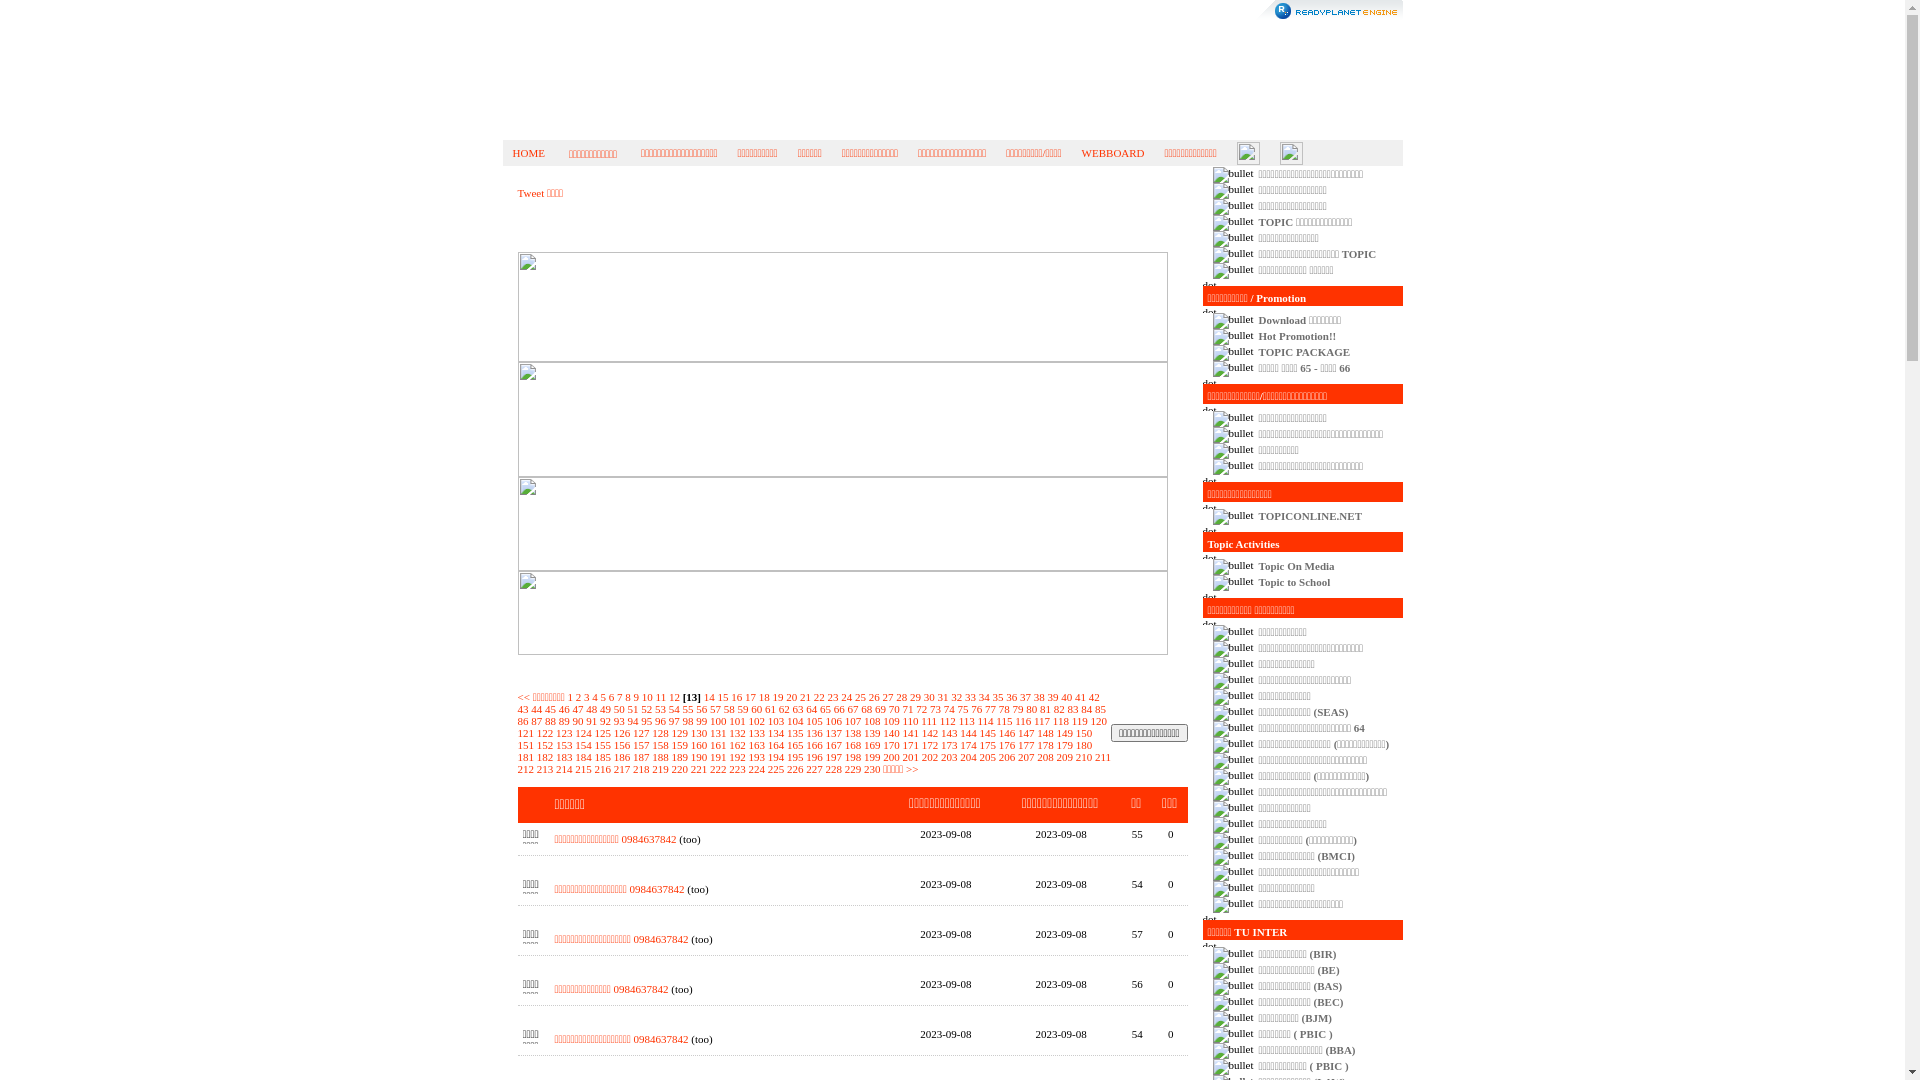 This screenshot has height=1080, width=1920. What do you see at coordinates (536, 721) in the screenshot?
I see `'87'` at bounding box center [536, 721].